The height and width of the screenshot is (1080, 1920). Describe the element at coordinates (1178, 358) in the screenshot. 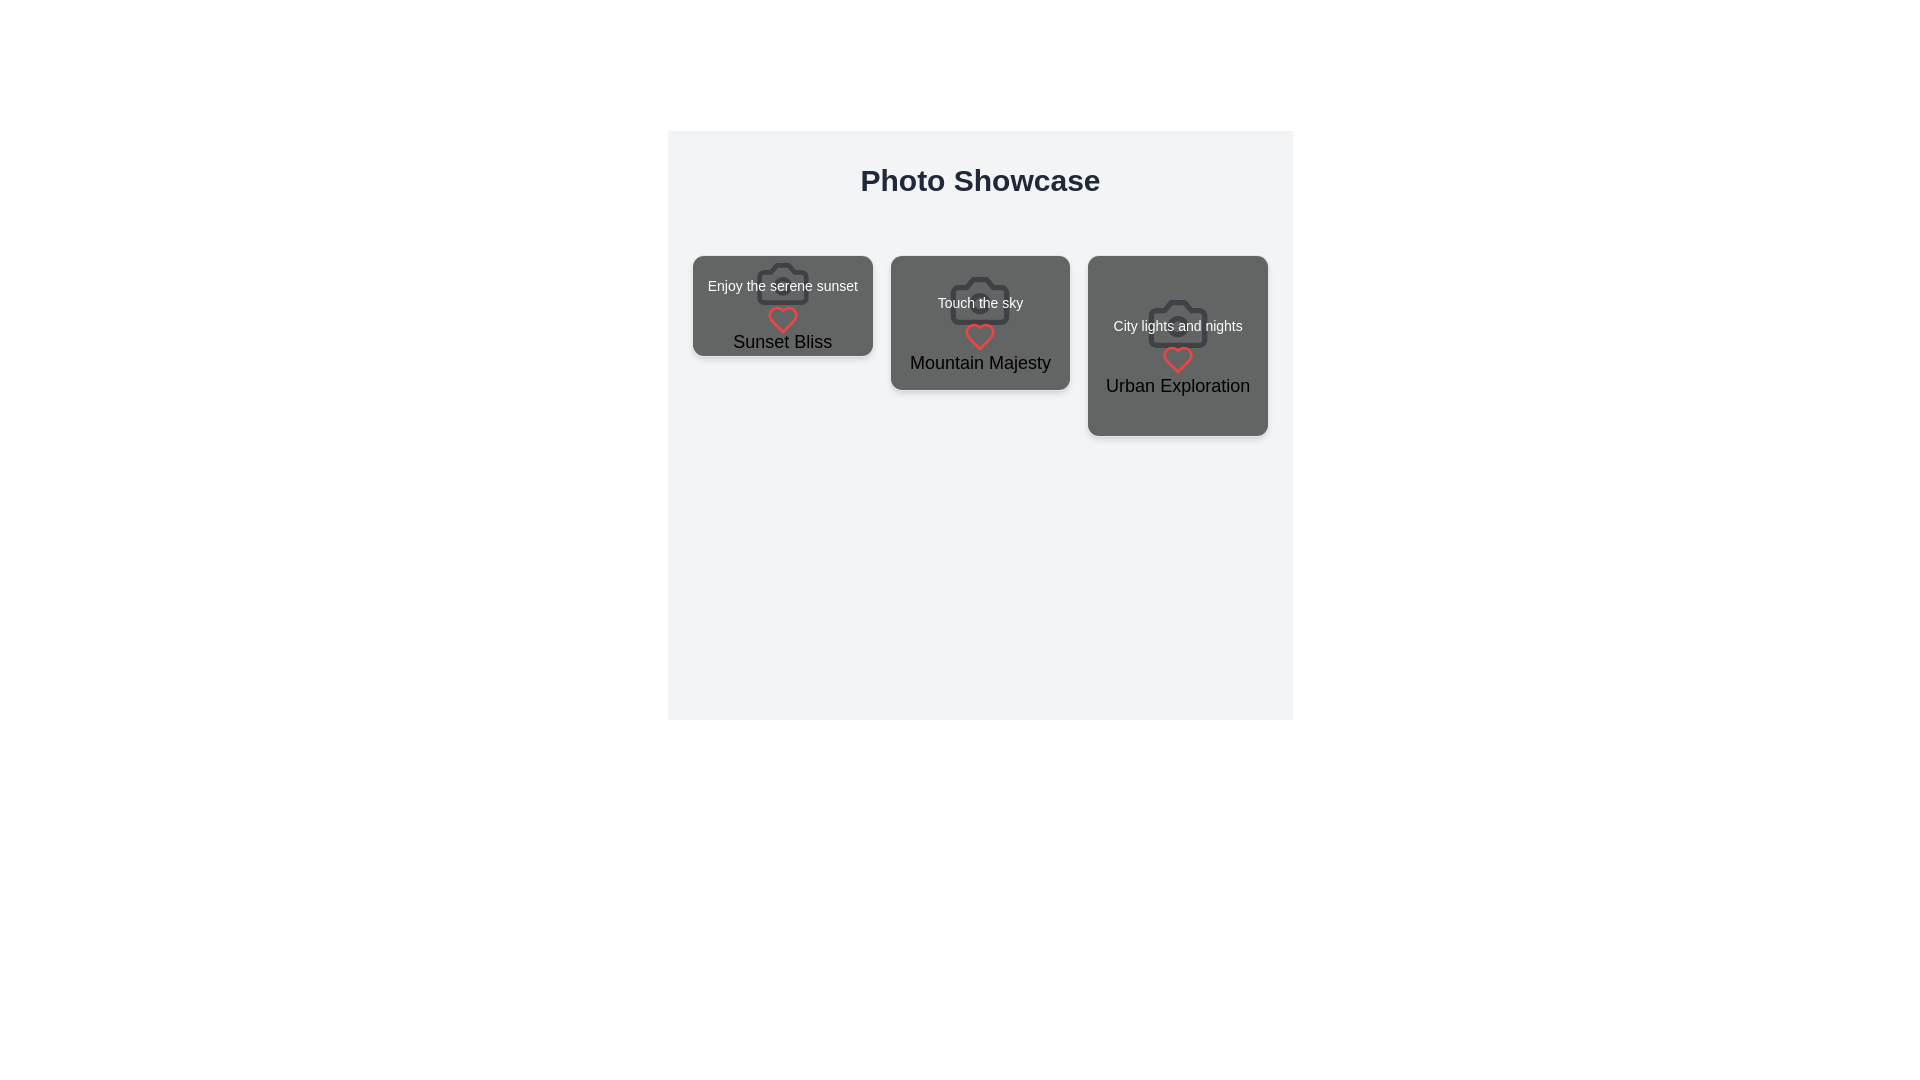

I see `the heart icon, which is red and located in the third card labeled 'Urban Exploration' below 'City lights and nights'` at that location.